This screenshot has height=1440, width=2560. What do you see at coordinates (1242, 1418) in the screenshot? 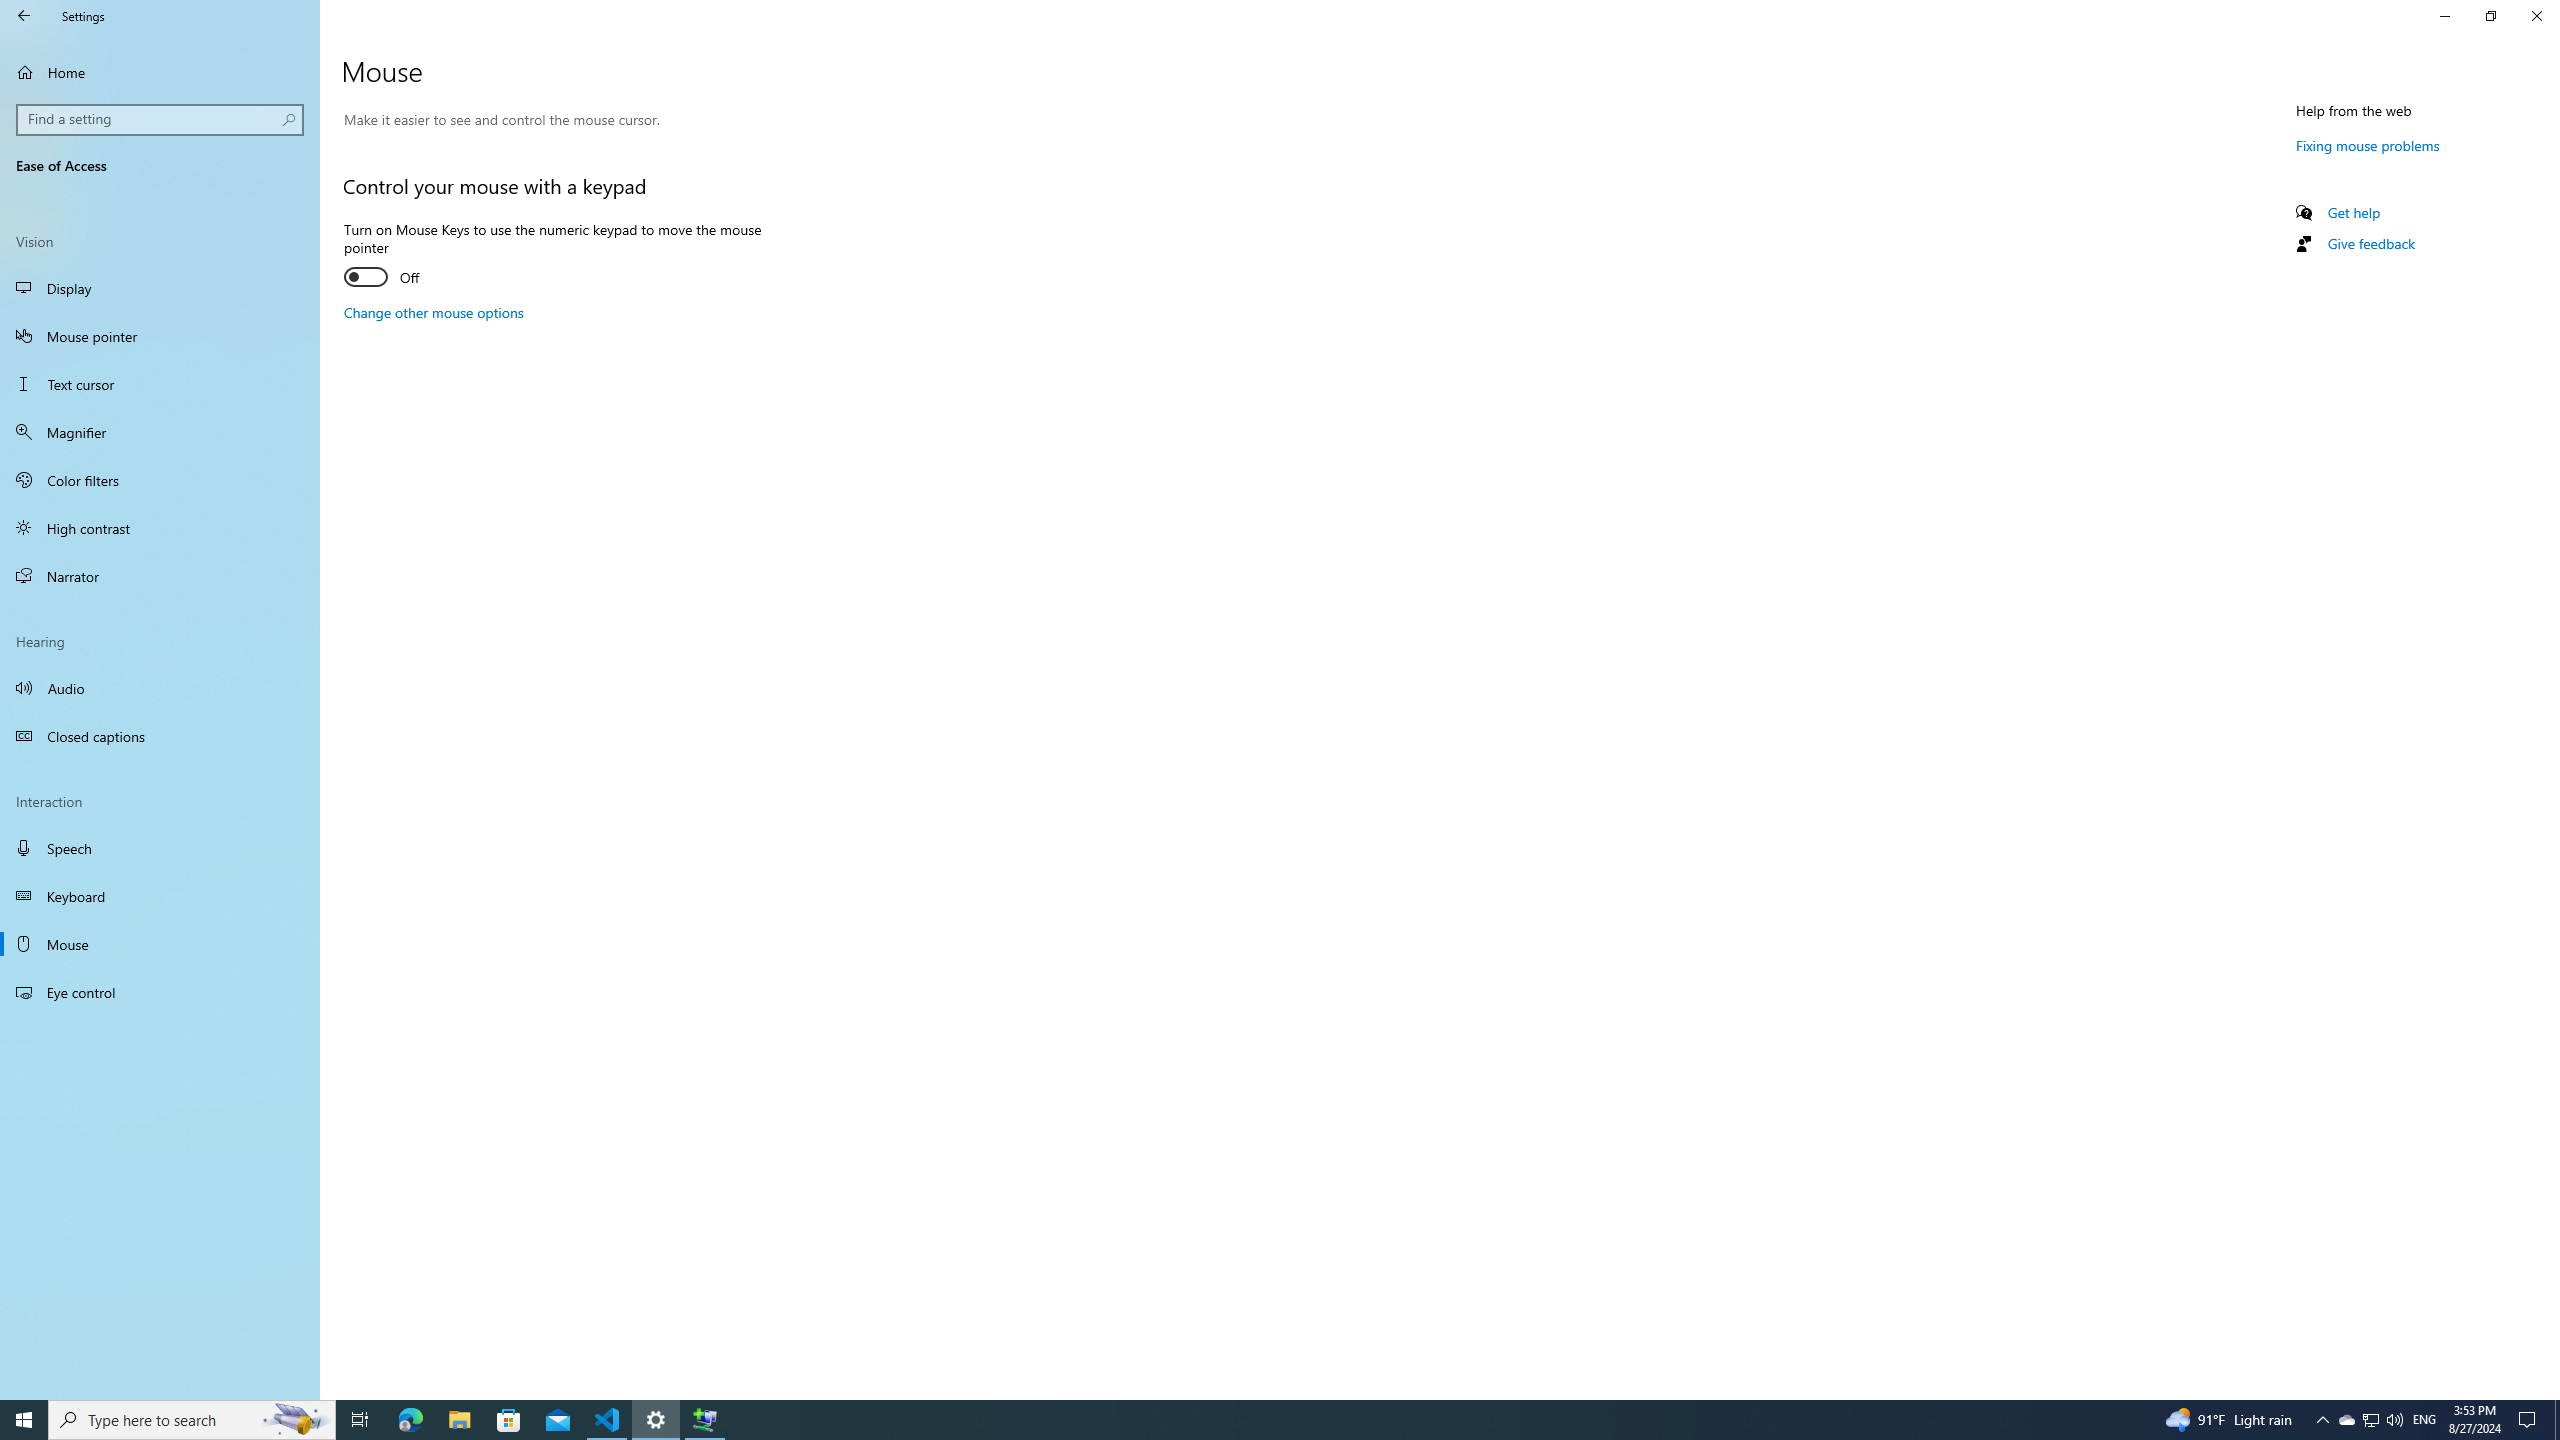
I see `'Running applications'` at bounding box center [1242, 1418].